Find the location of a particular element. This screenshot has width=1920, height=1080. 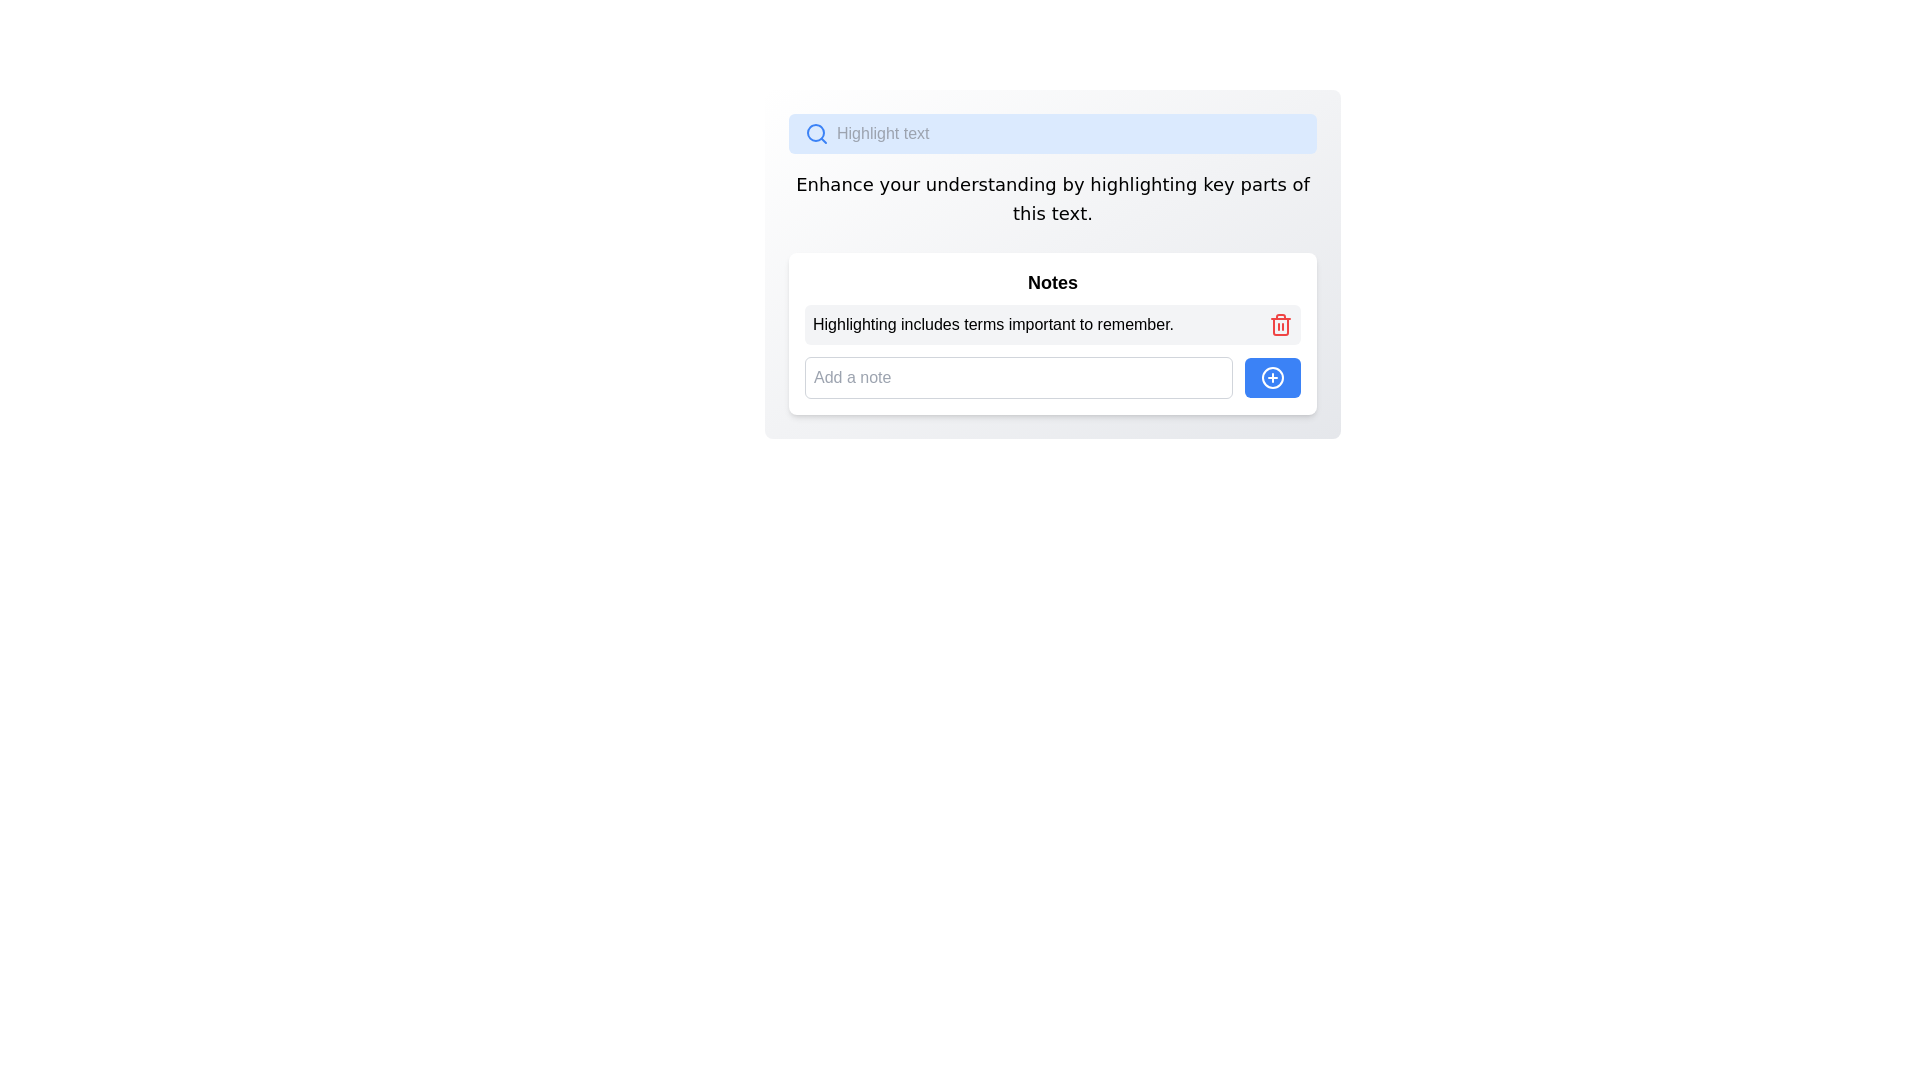

the letter within the word 'understanding' which is centrally located below the search bar and above the notes section is located at coordinates (1039, 184).